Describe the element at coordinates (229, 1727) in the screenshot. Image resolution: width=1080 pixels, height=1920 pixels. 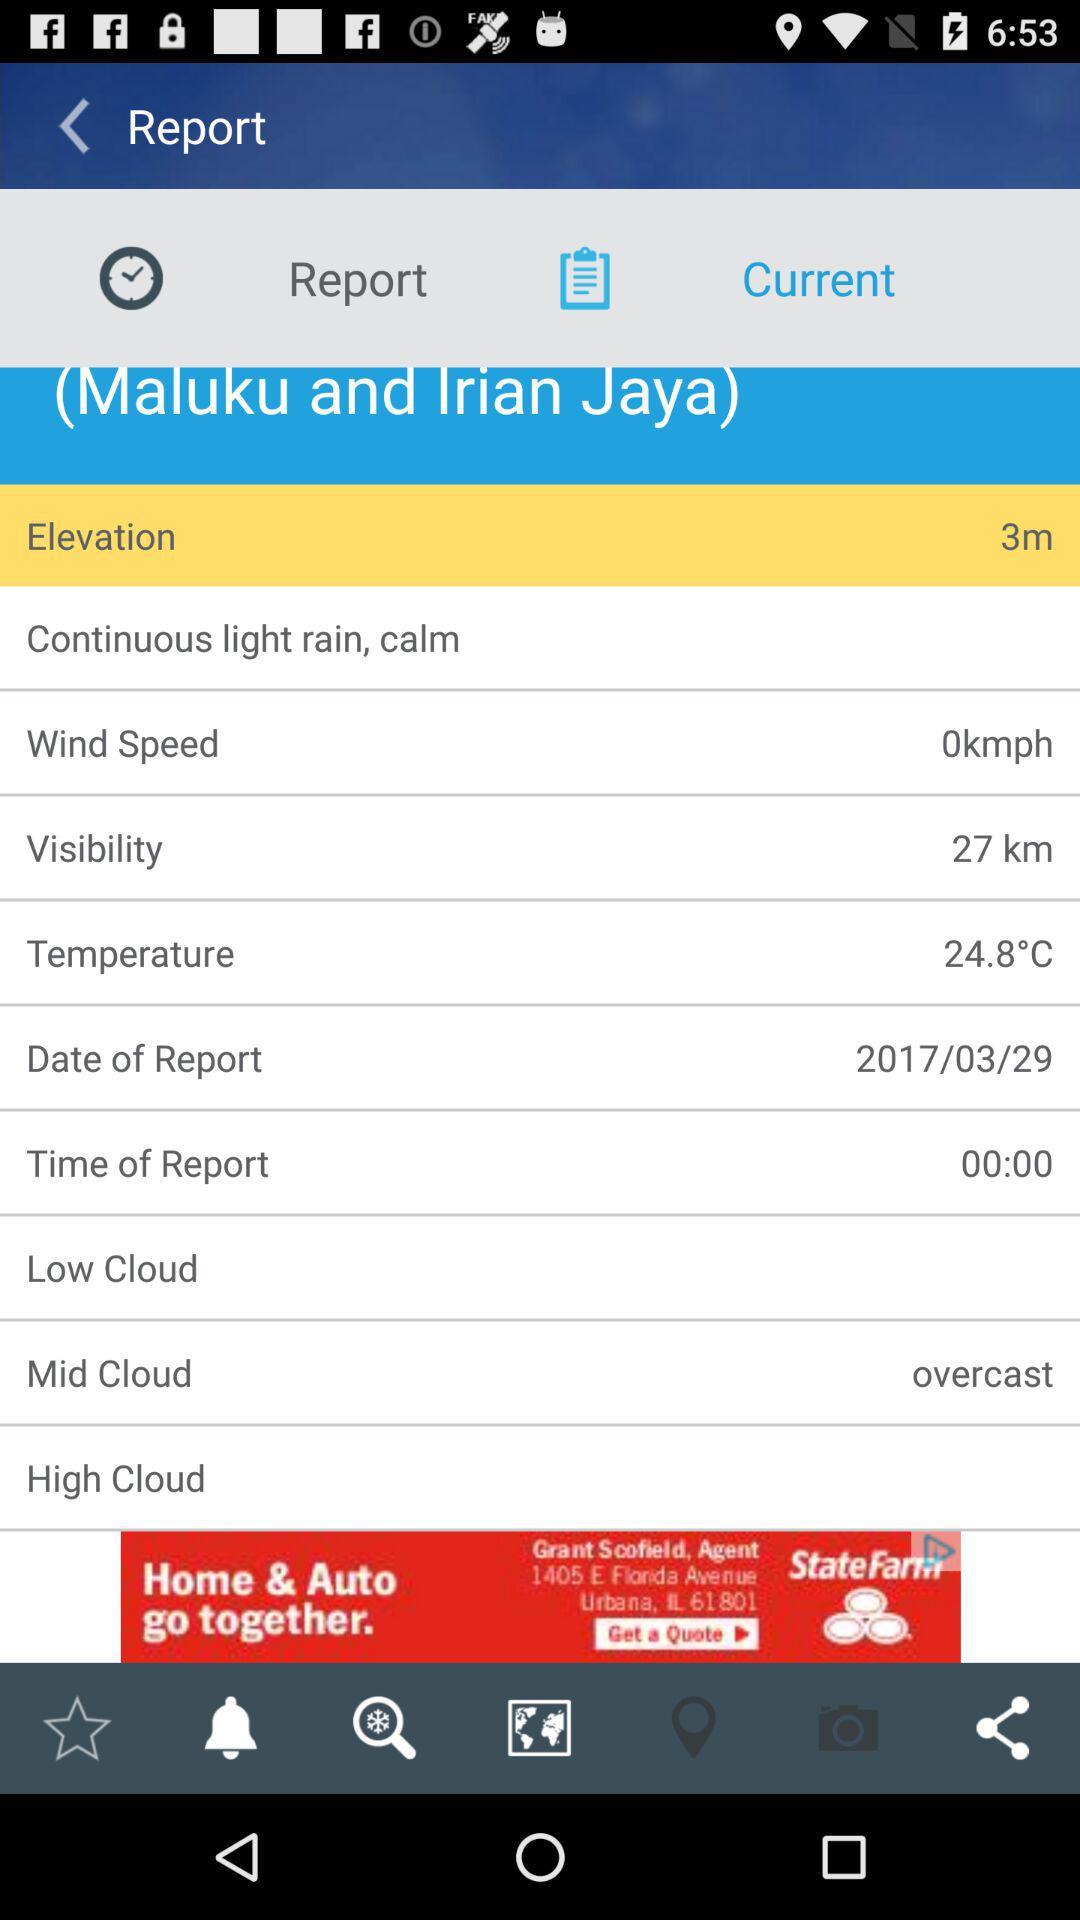
I see `subscribe the option` at that location.